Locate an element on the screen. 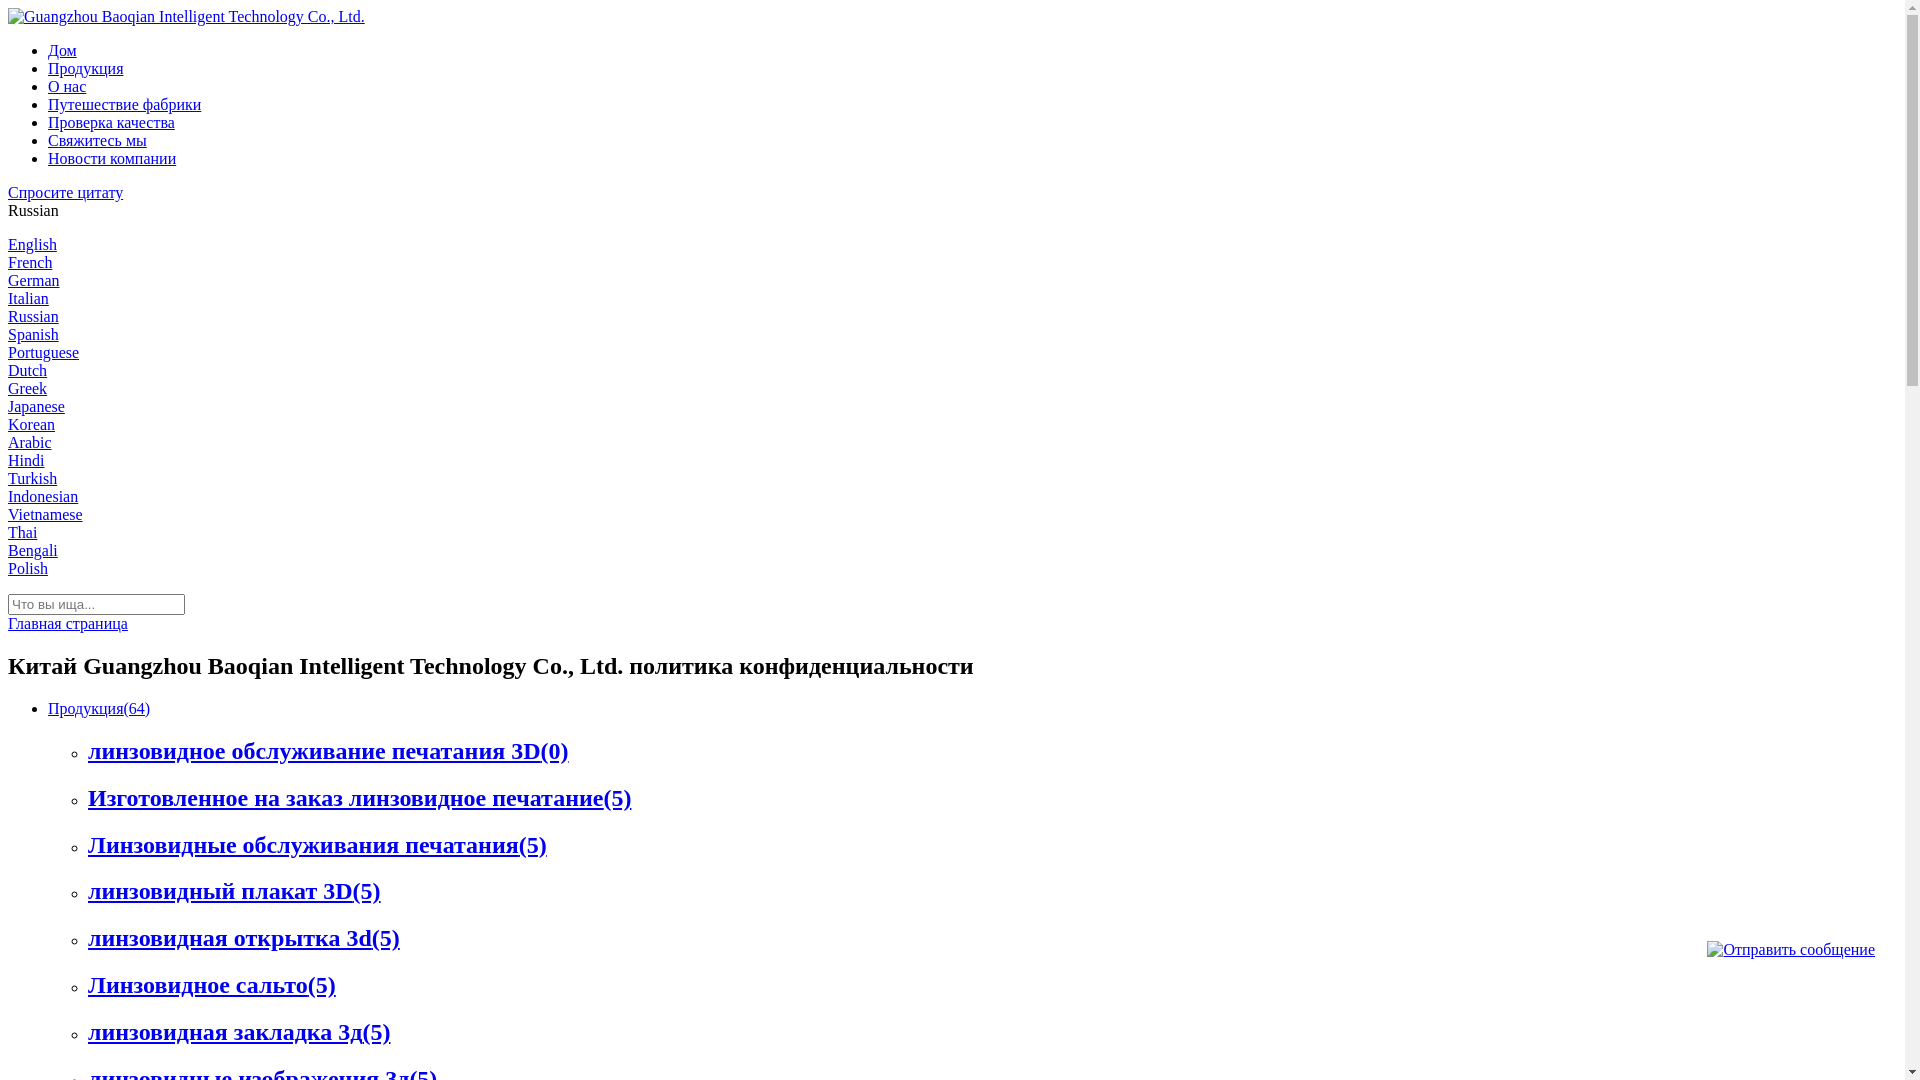 This screenshot has width=1920, height=1080. 'Indonesian' is located at coordinates (43, 495).